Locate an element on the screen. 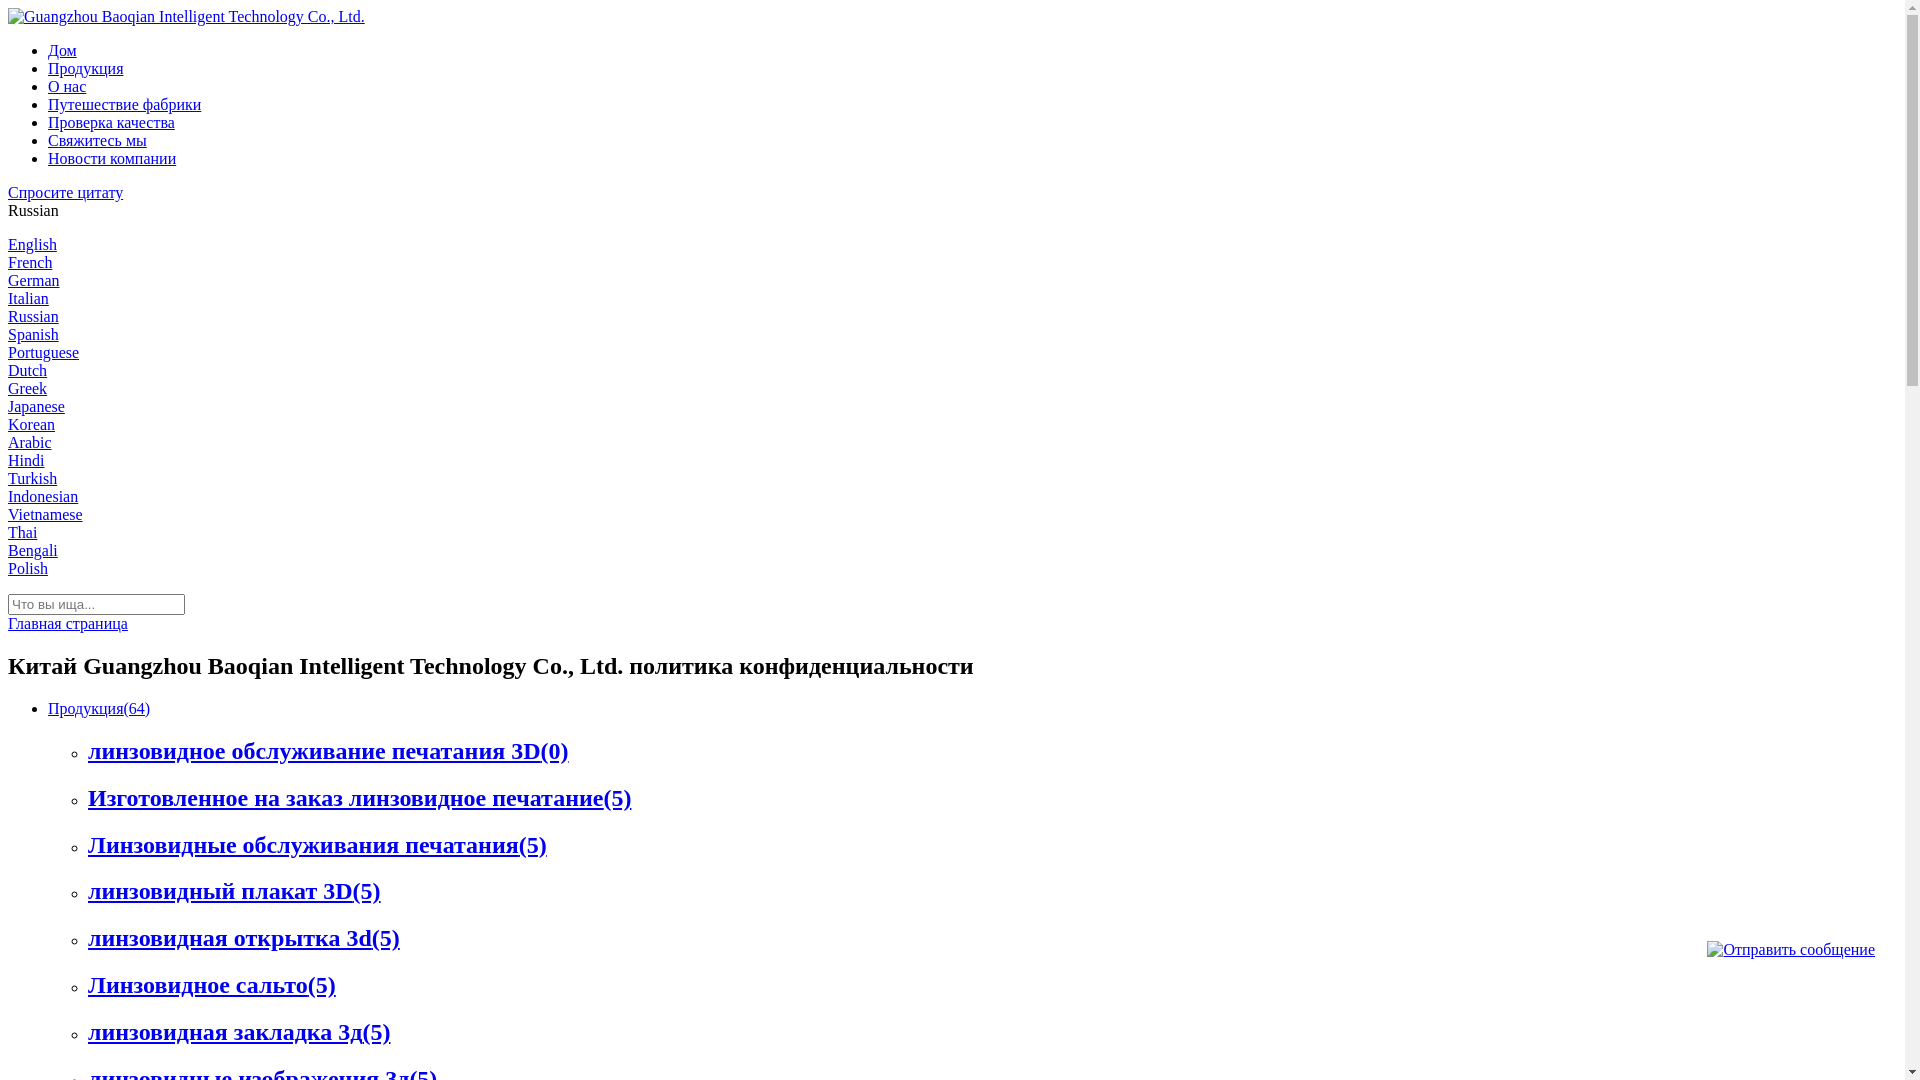 This screenshot has width=1920, height=1080. 'Indonesian' is located at coordinates (43, 495).